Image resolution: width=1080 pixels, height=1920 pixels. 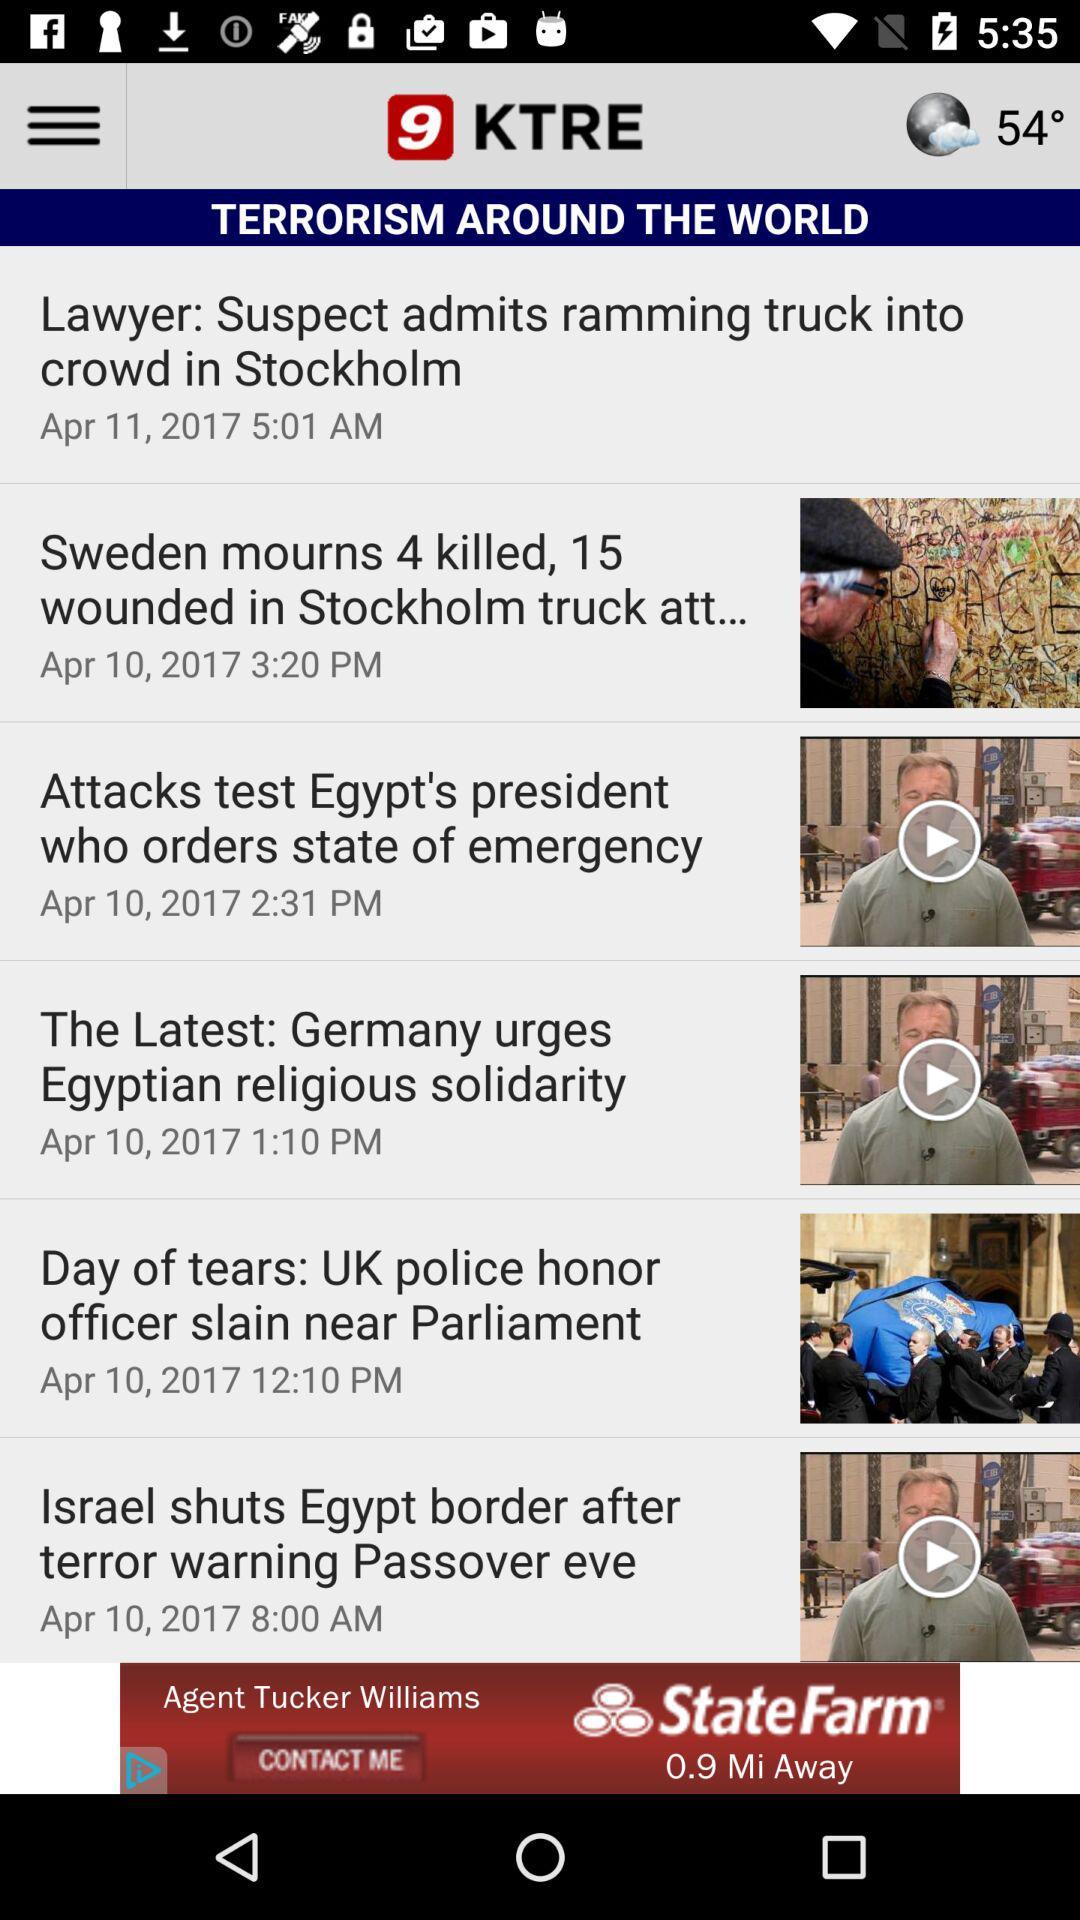 What do you see at coordinates (61, 124) in the screenshot?
I see `the menu icon` at bounding box center [61, 124].